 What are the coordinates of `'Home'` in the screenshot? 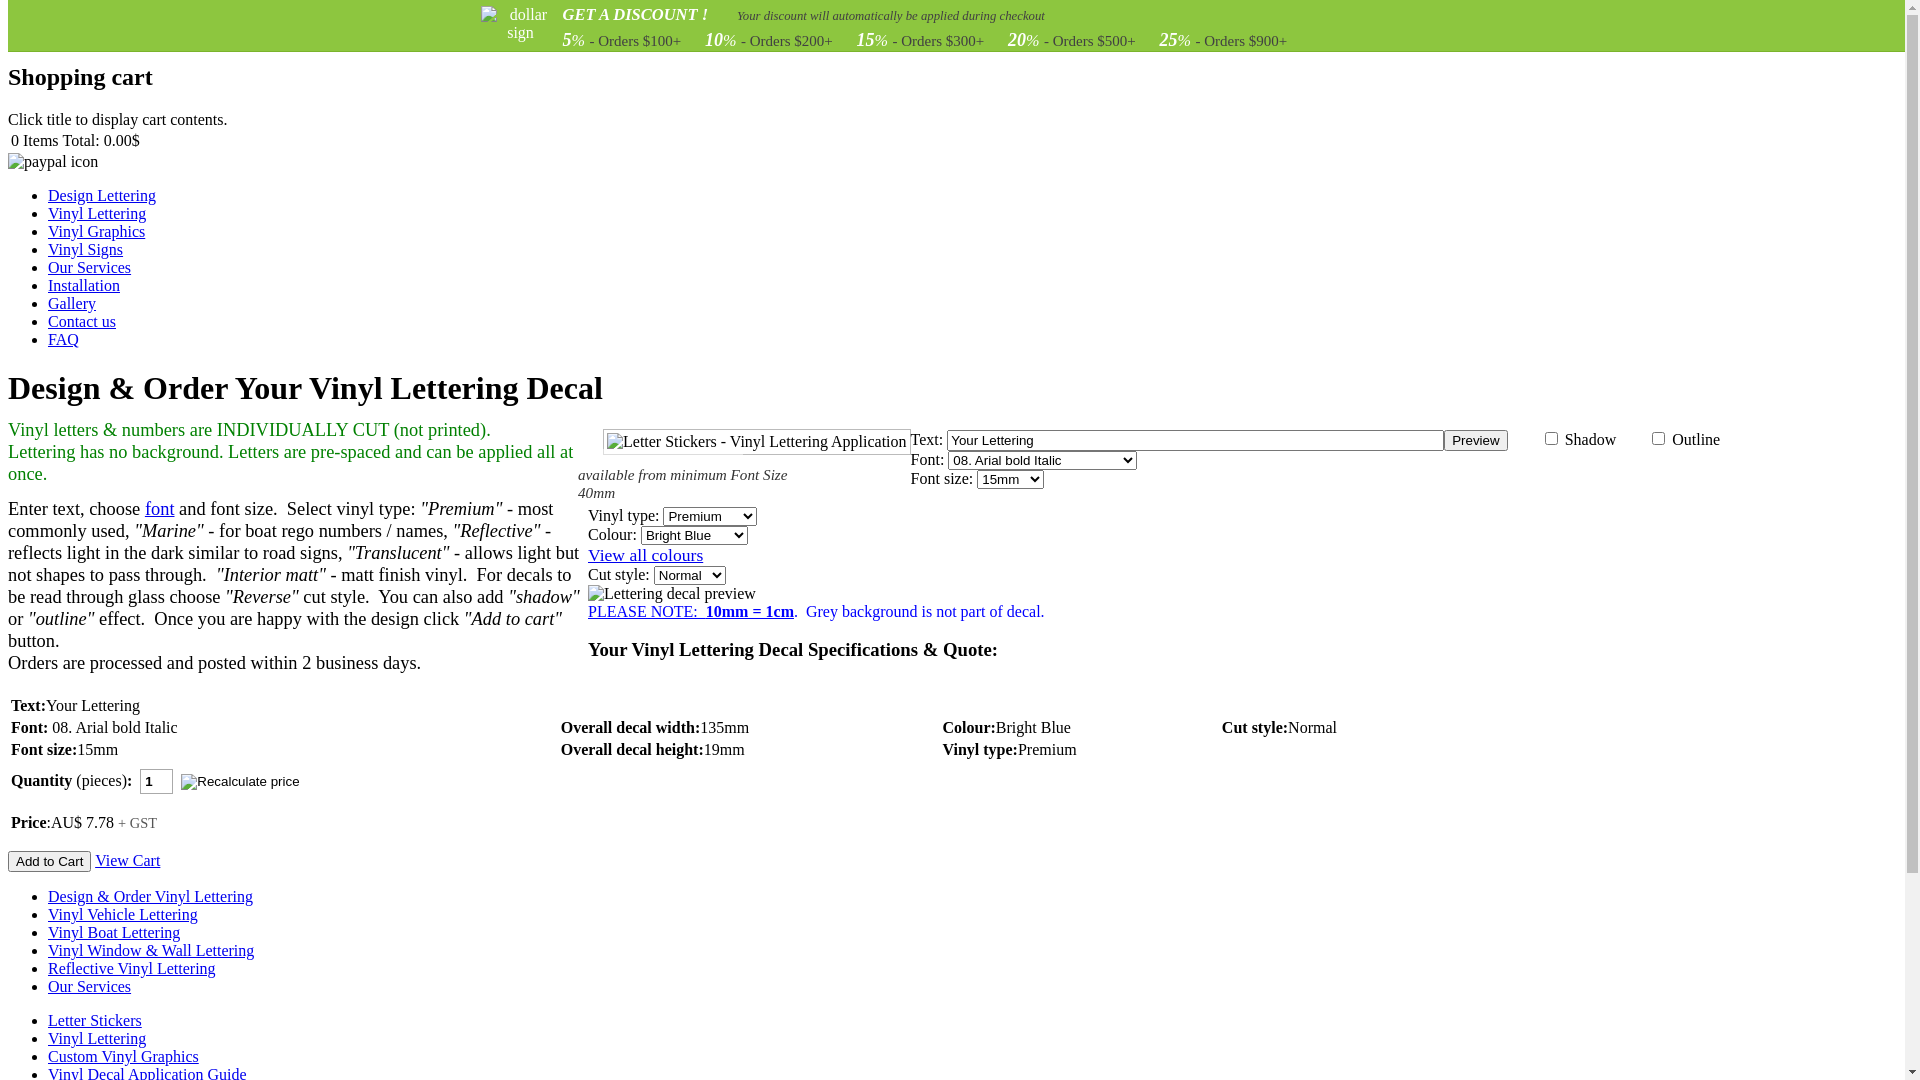 It's located at (35, 34).